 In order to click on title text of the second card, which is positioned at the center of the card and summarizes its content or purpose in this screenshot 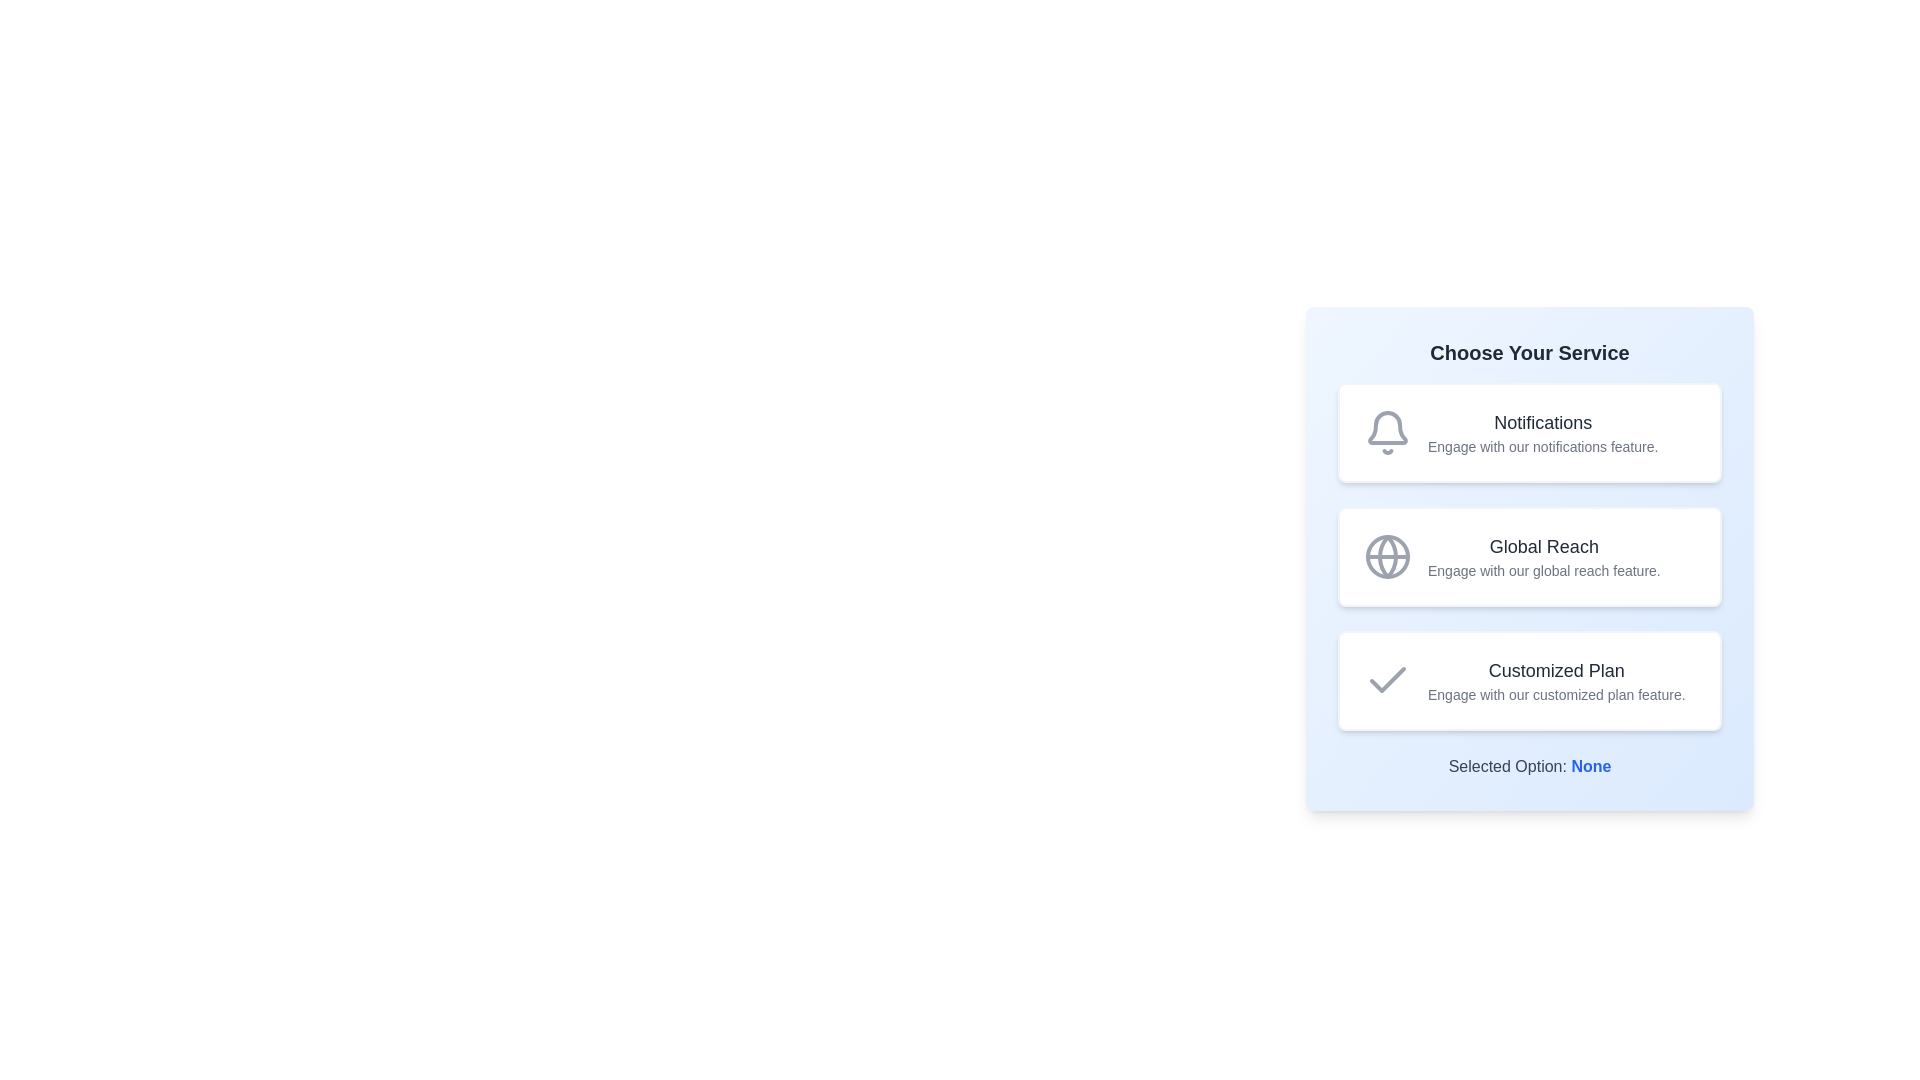, I will do `click(1543, 547)`.